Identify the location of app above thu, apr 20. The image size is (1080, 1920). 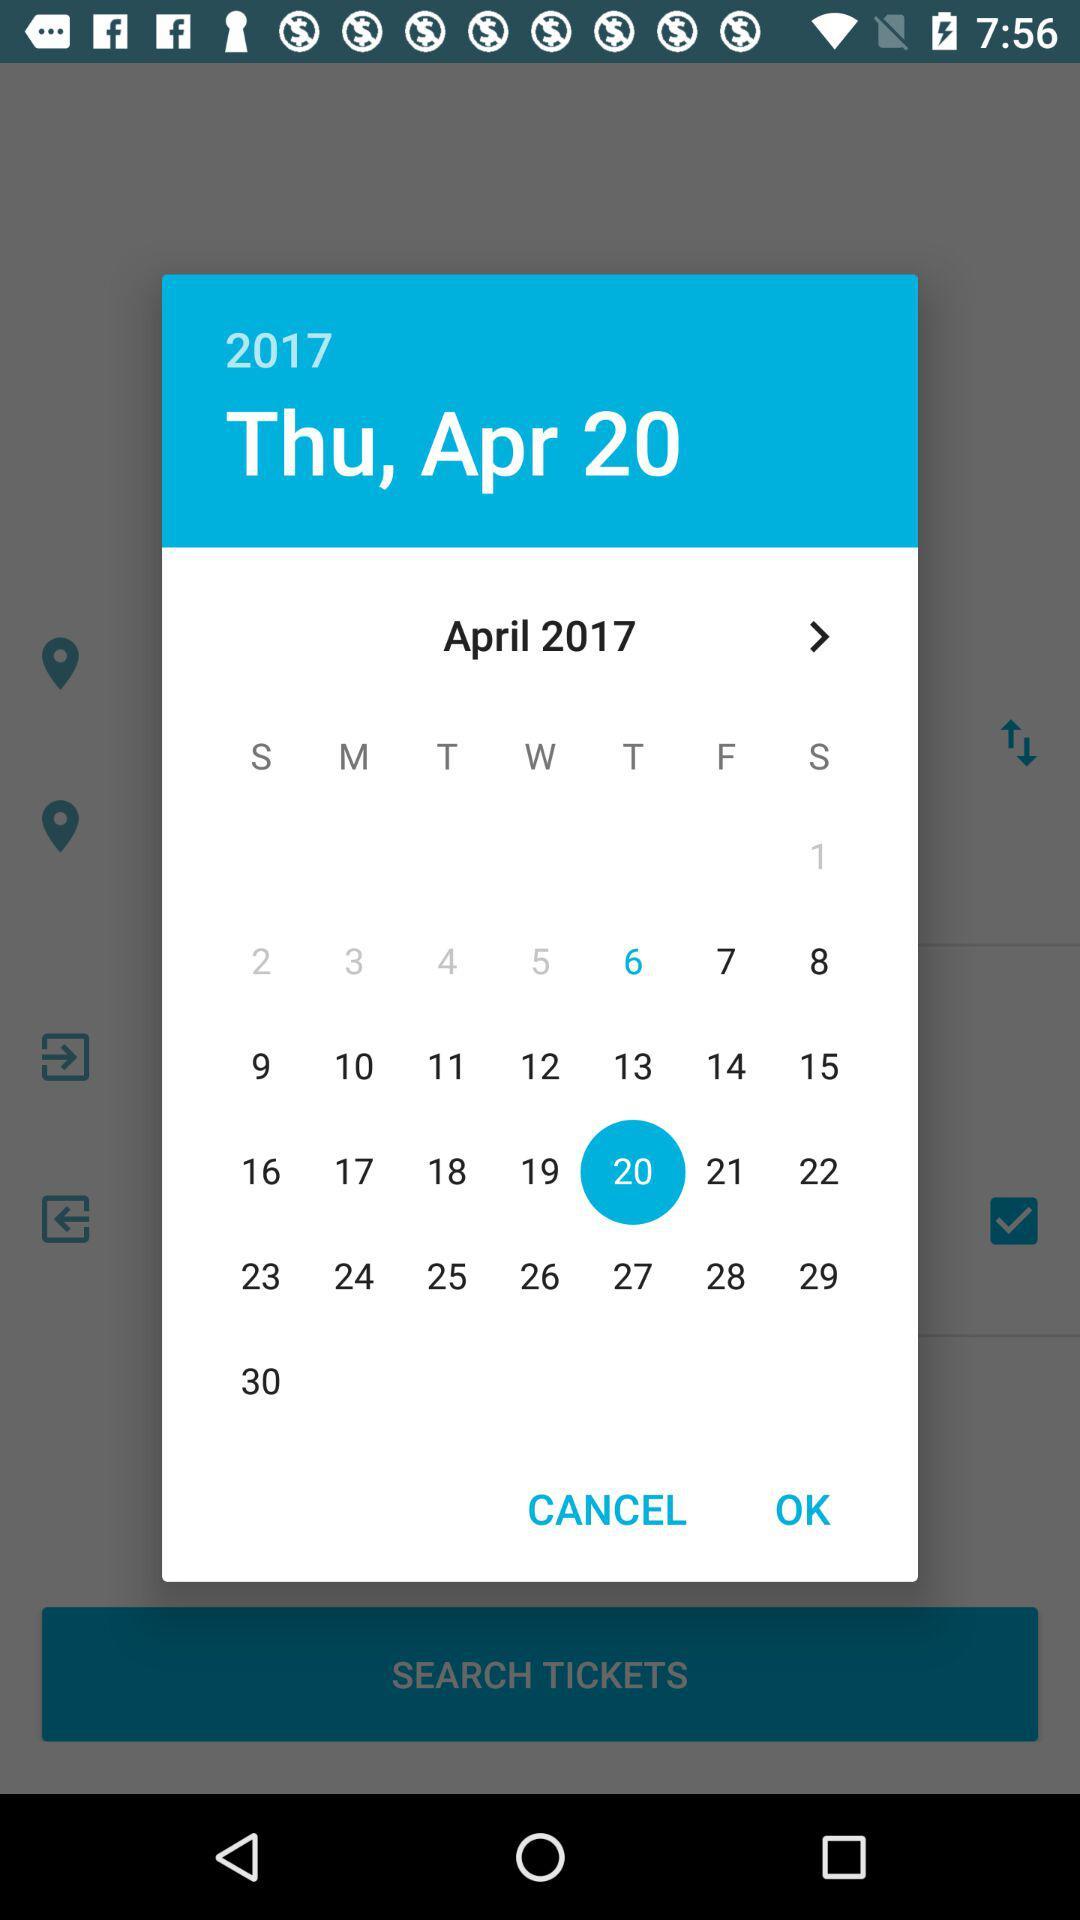
(540, 327).